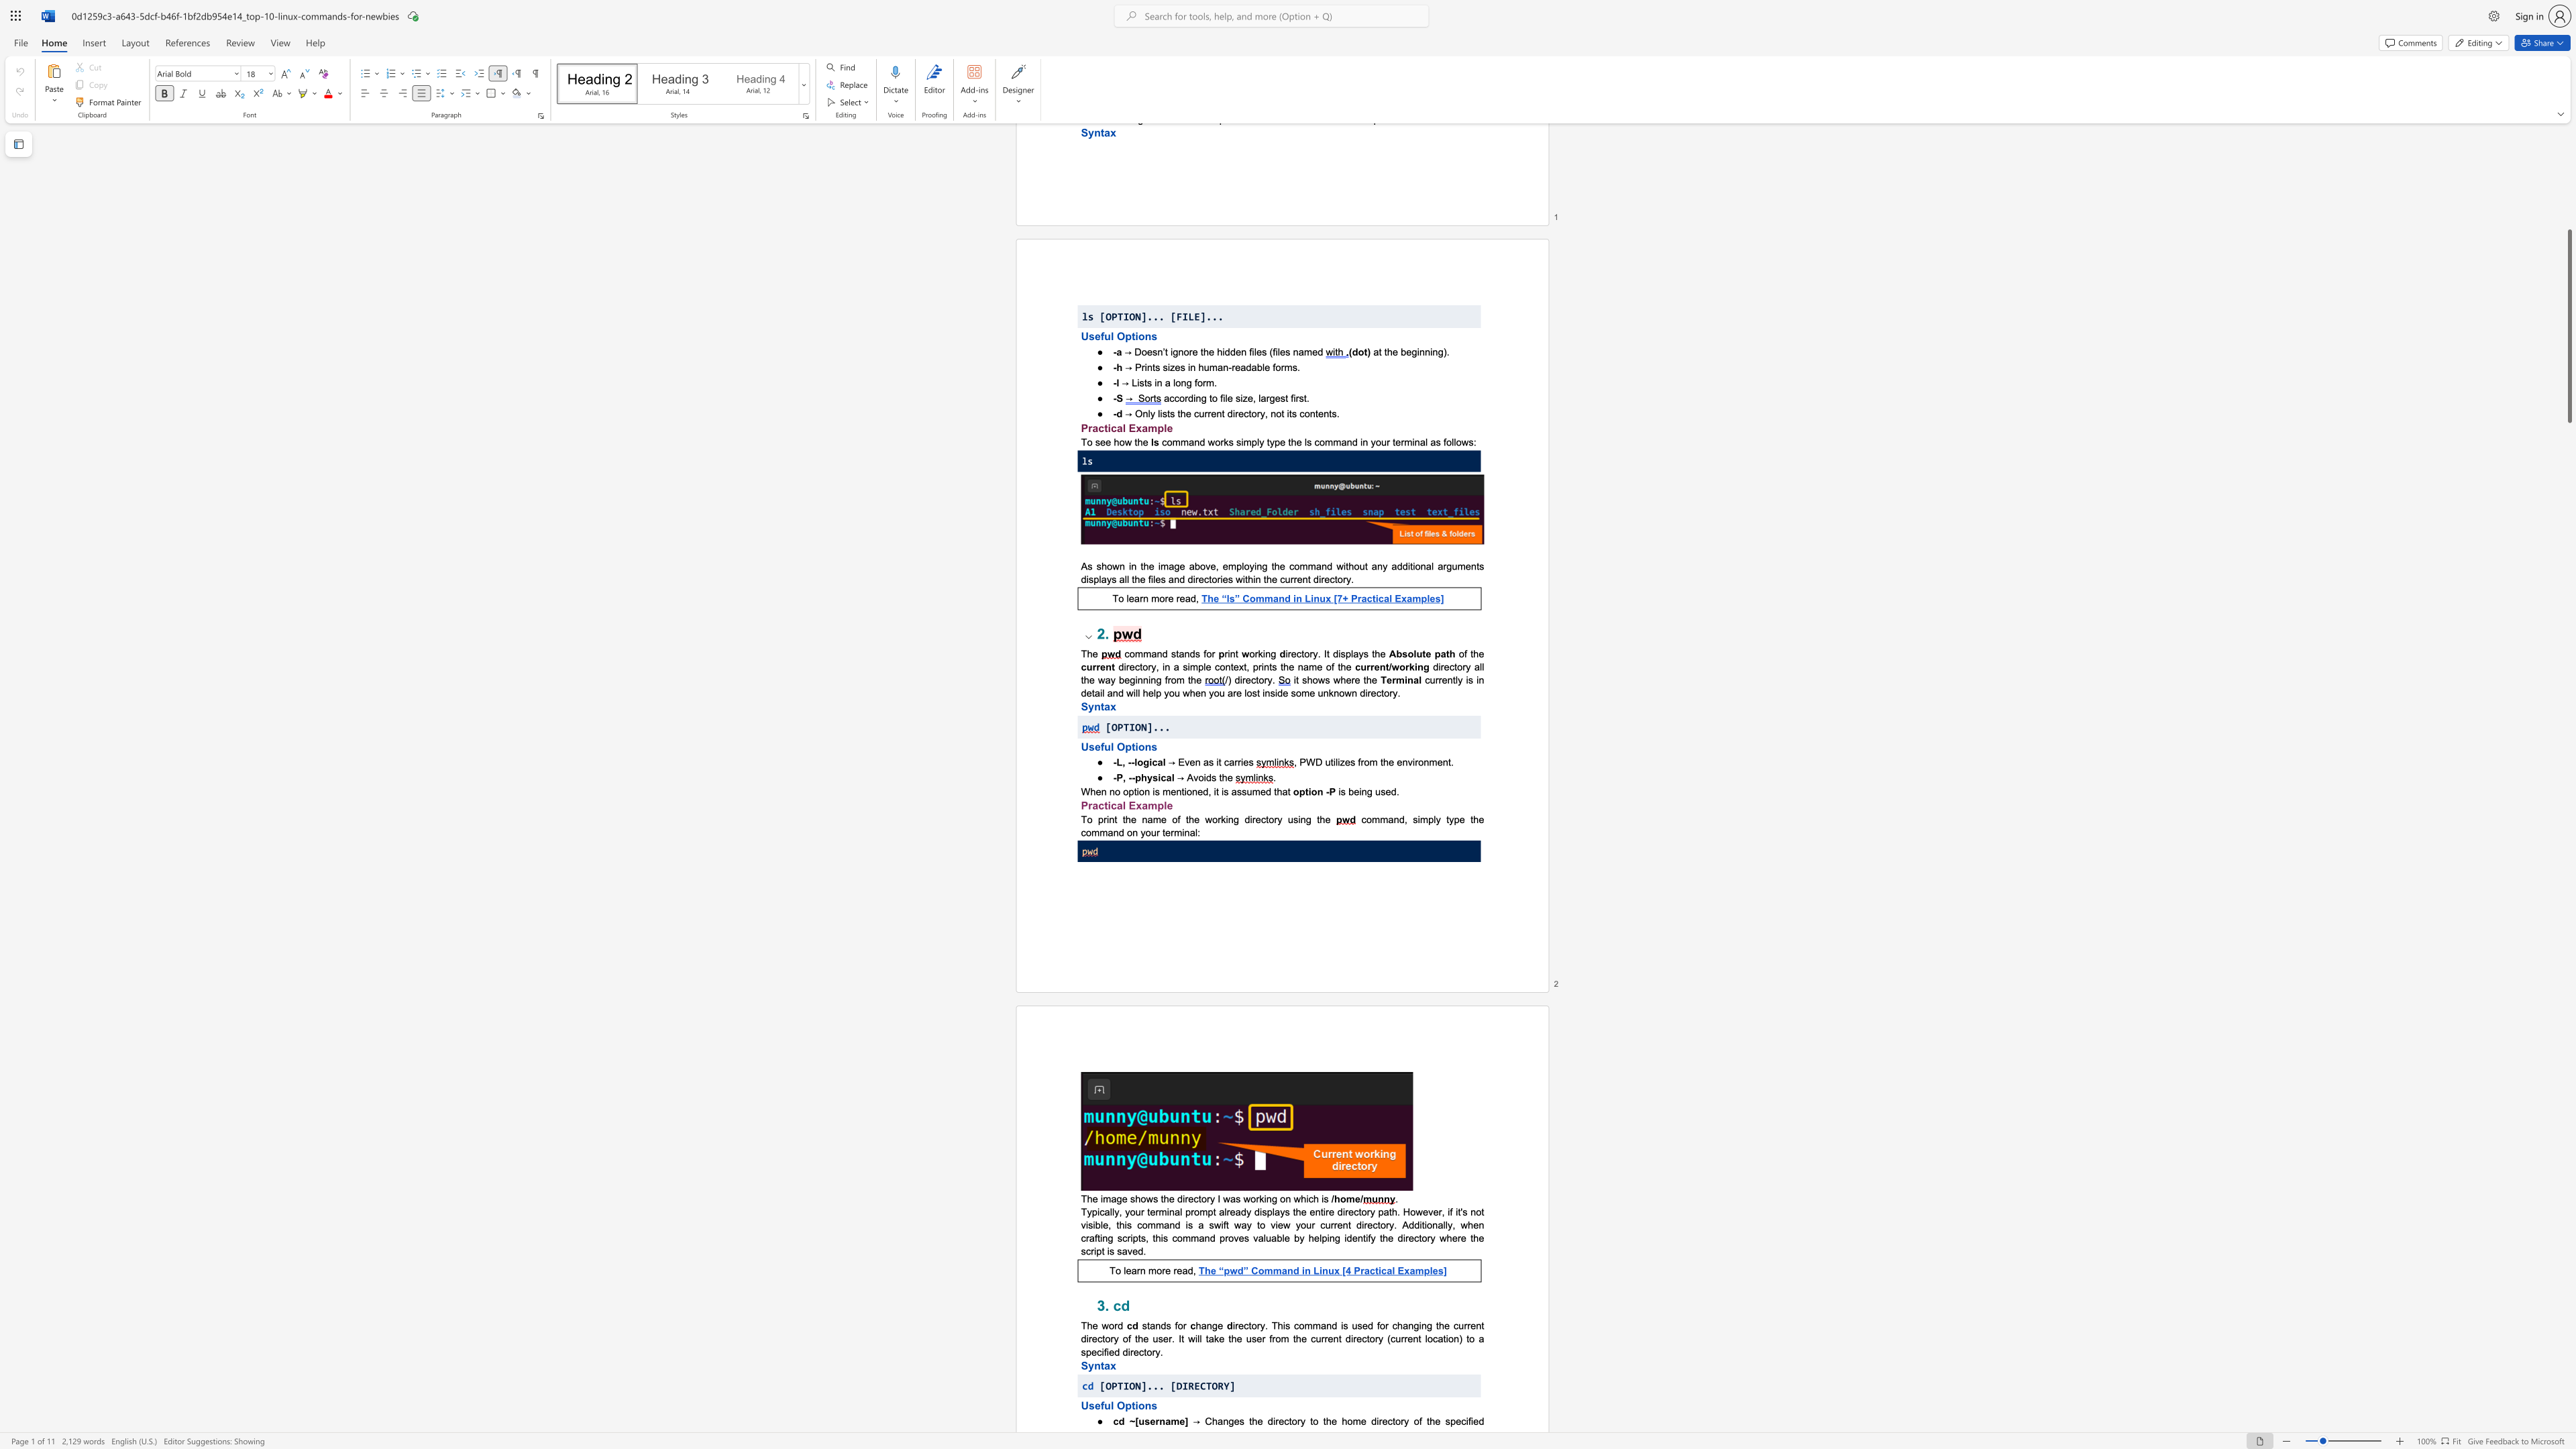 The height and width of the screenshot is (1449, 2576). Describe the element at coordinates (1108, 805) in the screenshot. I see `the 1th character "i" in the text` at that location.